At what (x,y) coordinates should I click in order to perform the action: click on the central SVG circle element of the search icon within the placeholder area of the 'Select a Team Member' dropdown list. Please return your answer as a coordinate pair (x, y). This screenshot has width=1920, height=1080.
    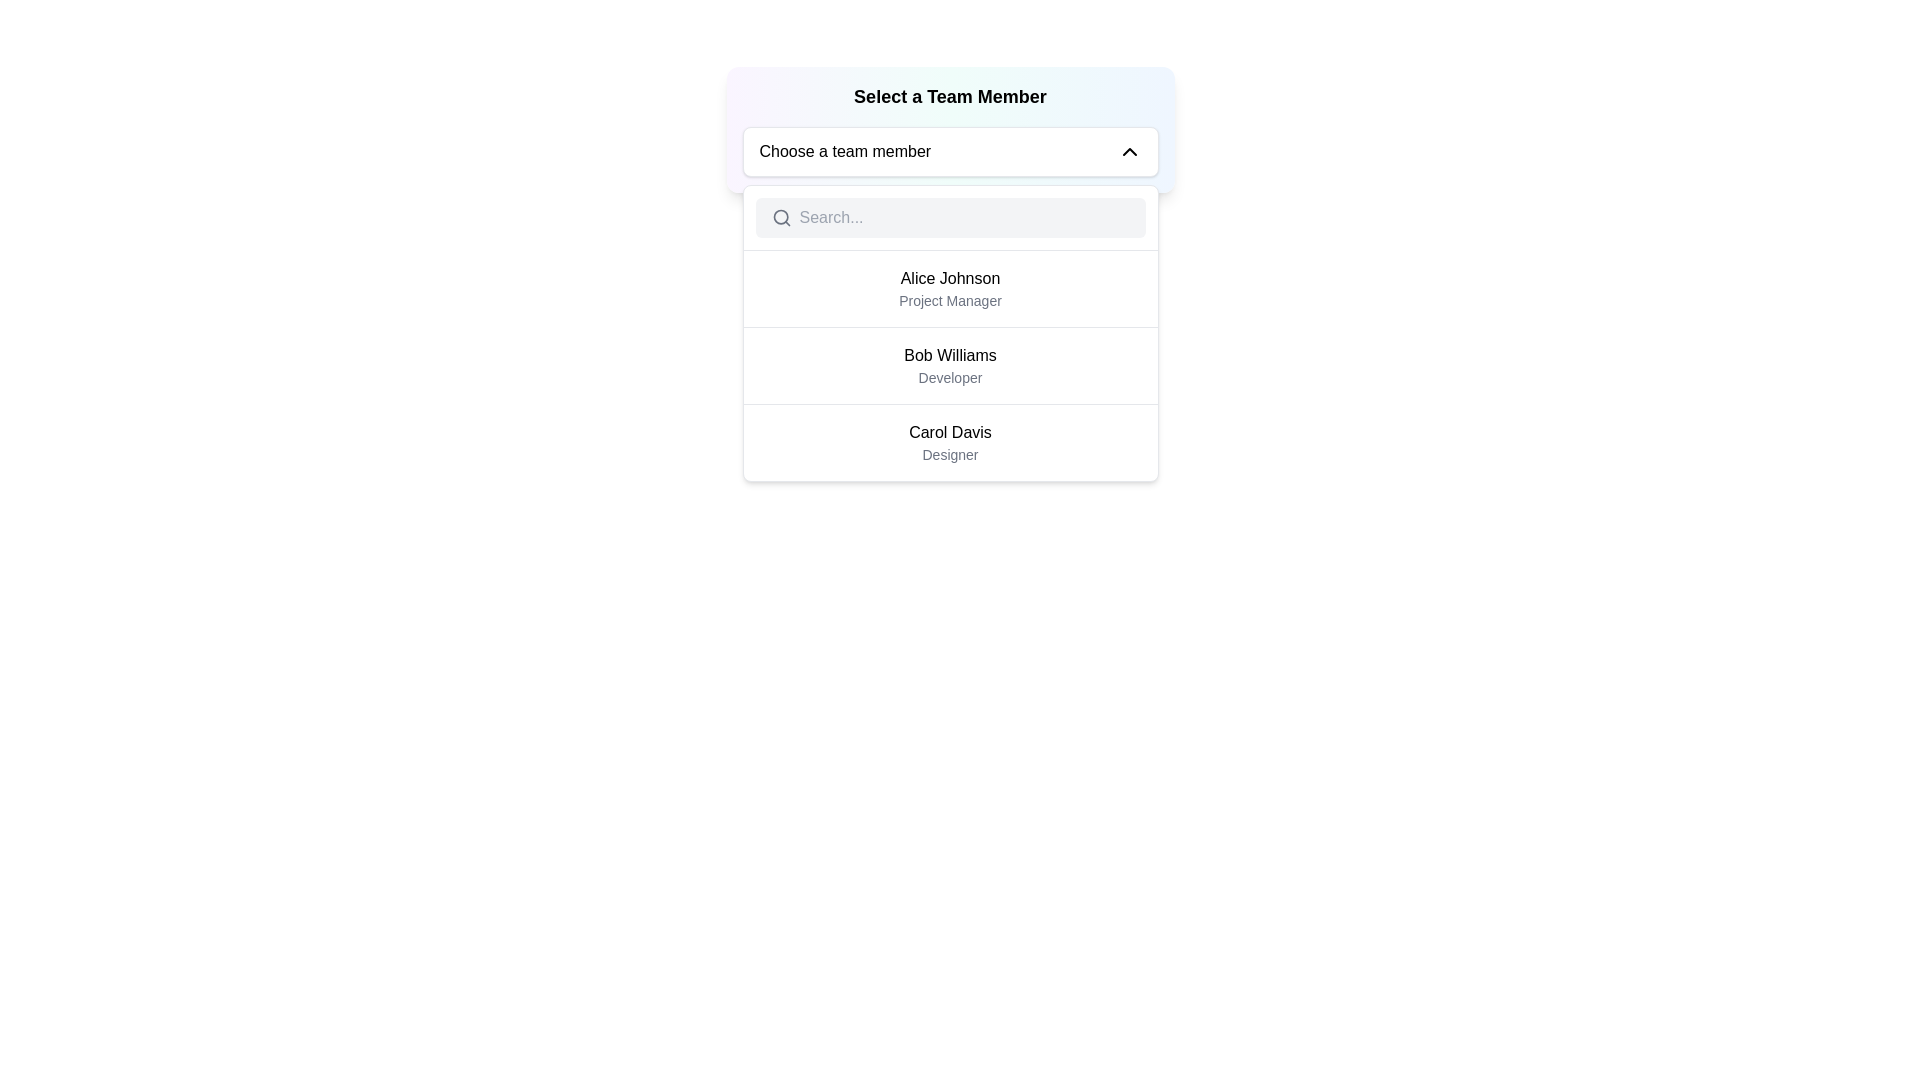
    Looking at the image, I should click on (779, 217).